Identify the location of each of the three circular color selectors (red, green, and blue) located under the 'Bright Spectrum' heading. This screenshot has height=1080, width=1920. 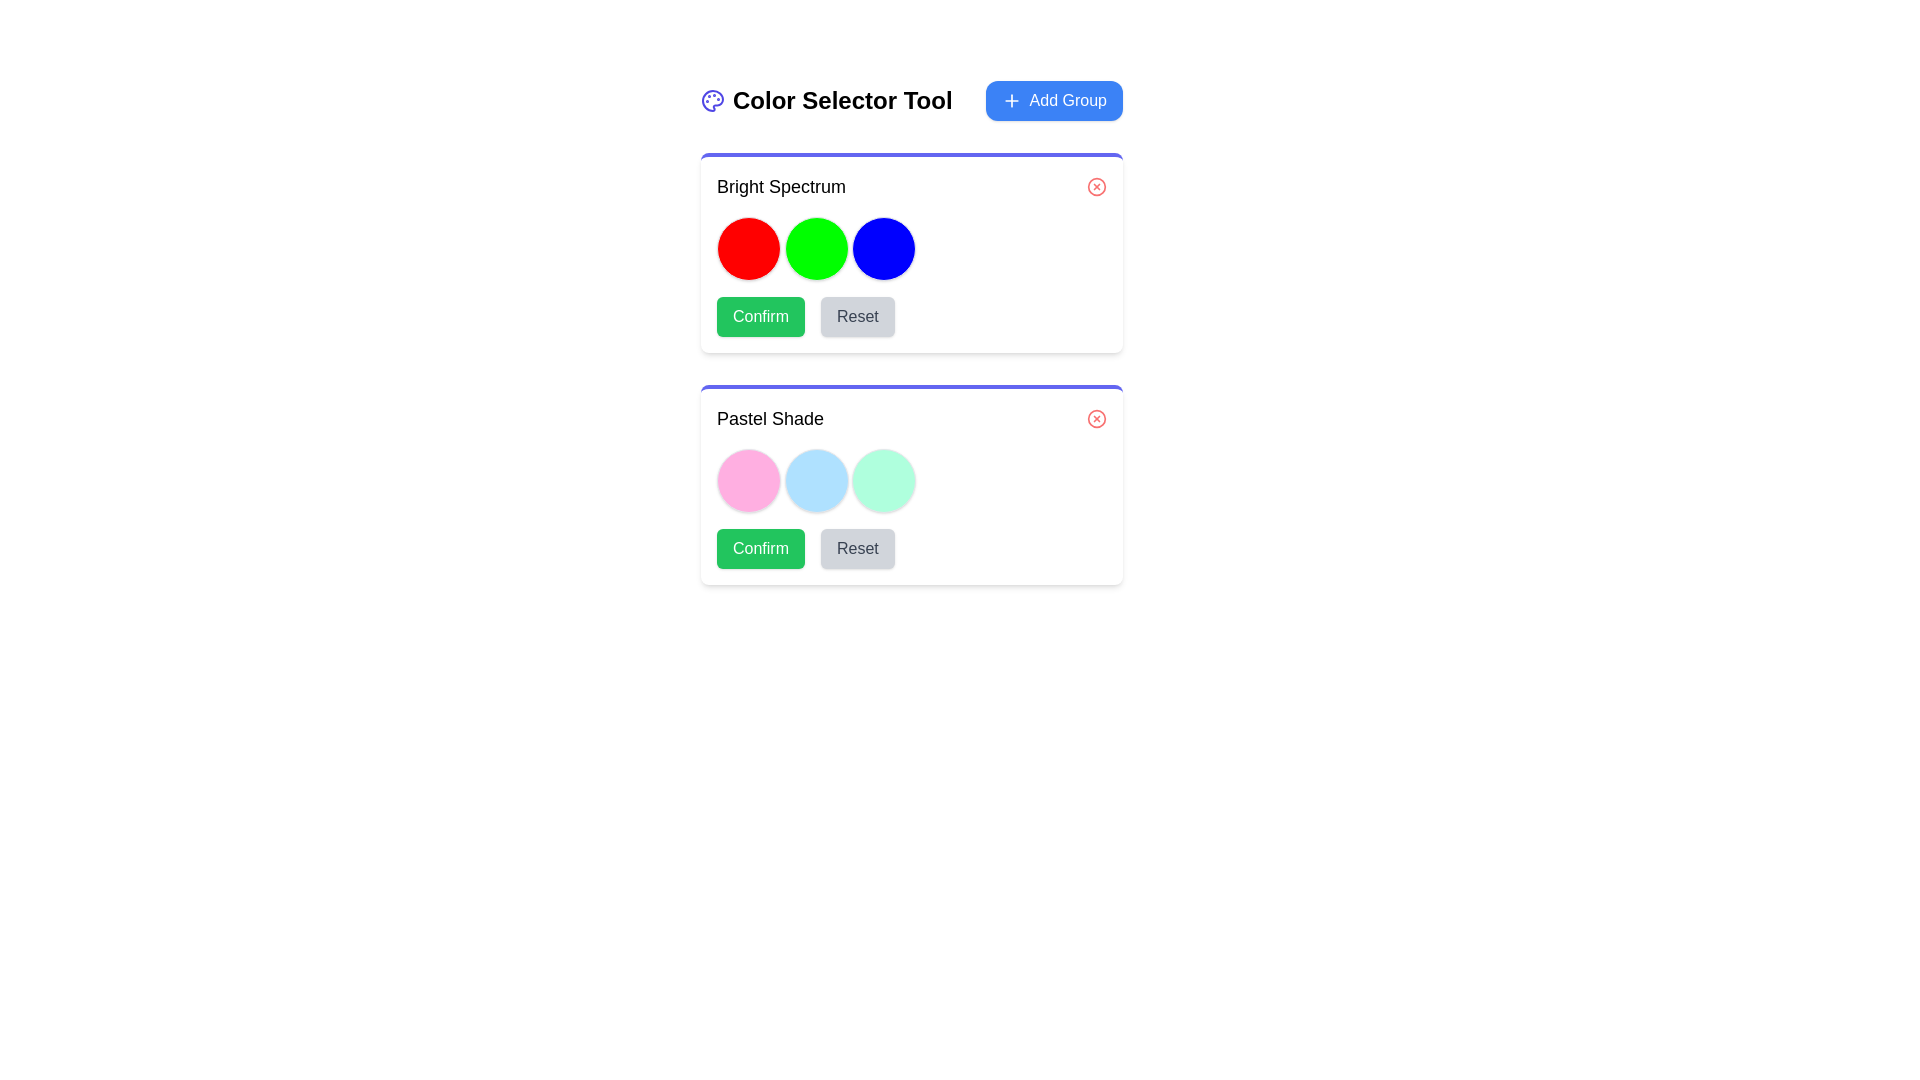
(911, 248).